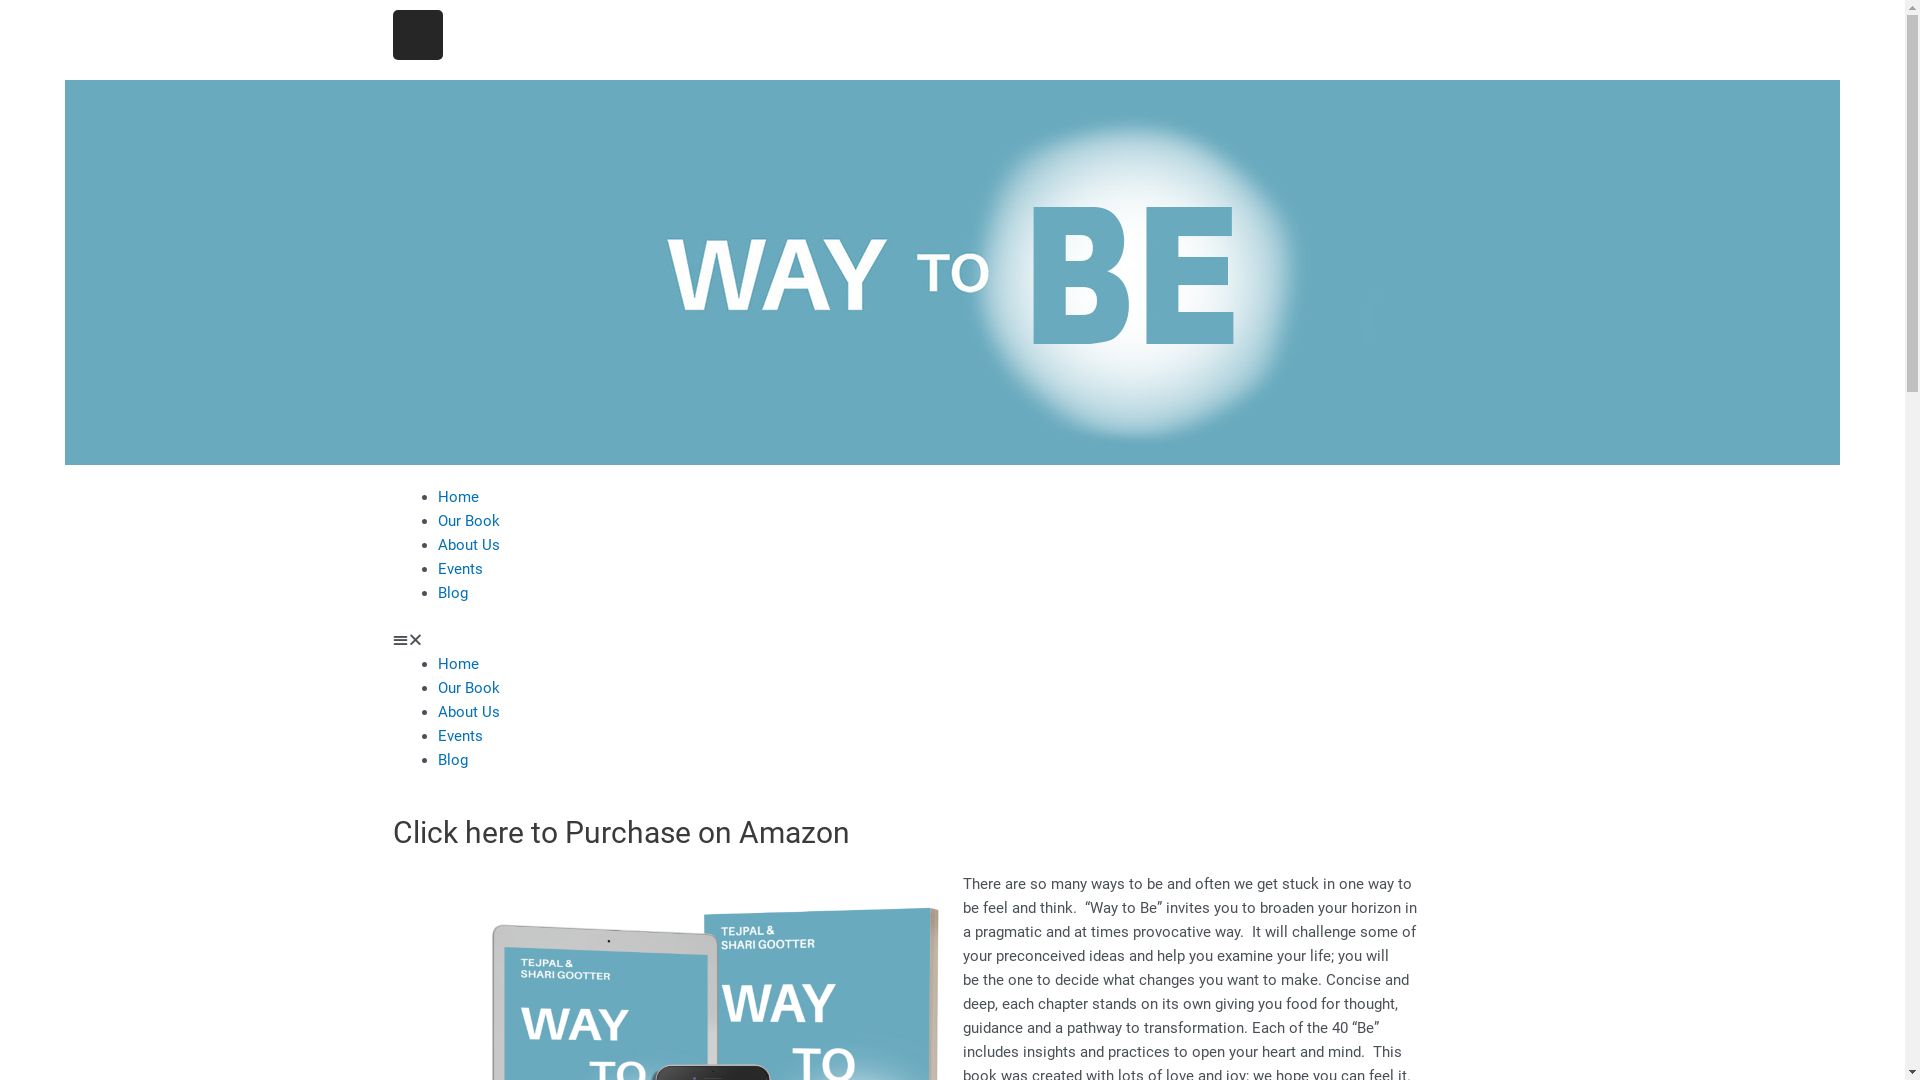 The image size is (1920, 1080). Describe the element at coordinates (468, 544) in the screenshot. I see `'About Us'` at that location.